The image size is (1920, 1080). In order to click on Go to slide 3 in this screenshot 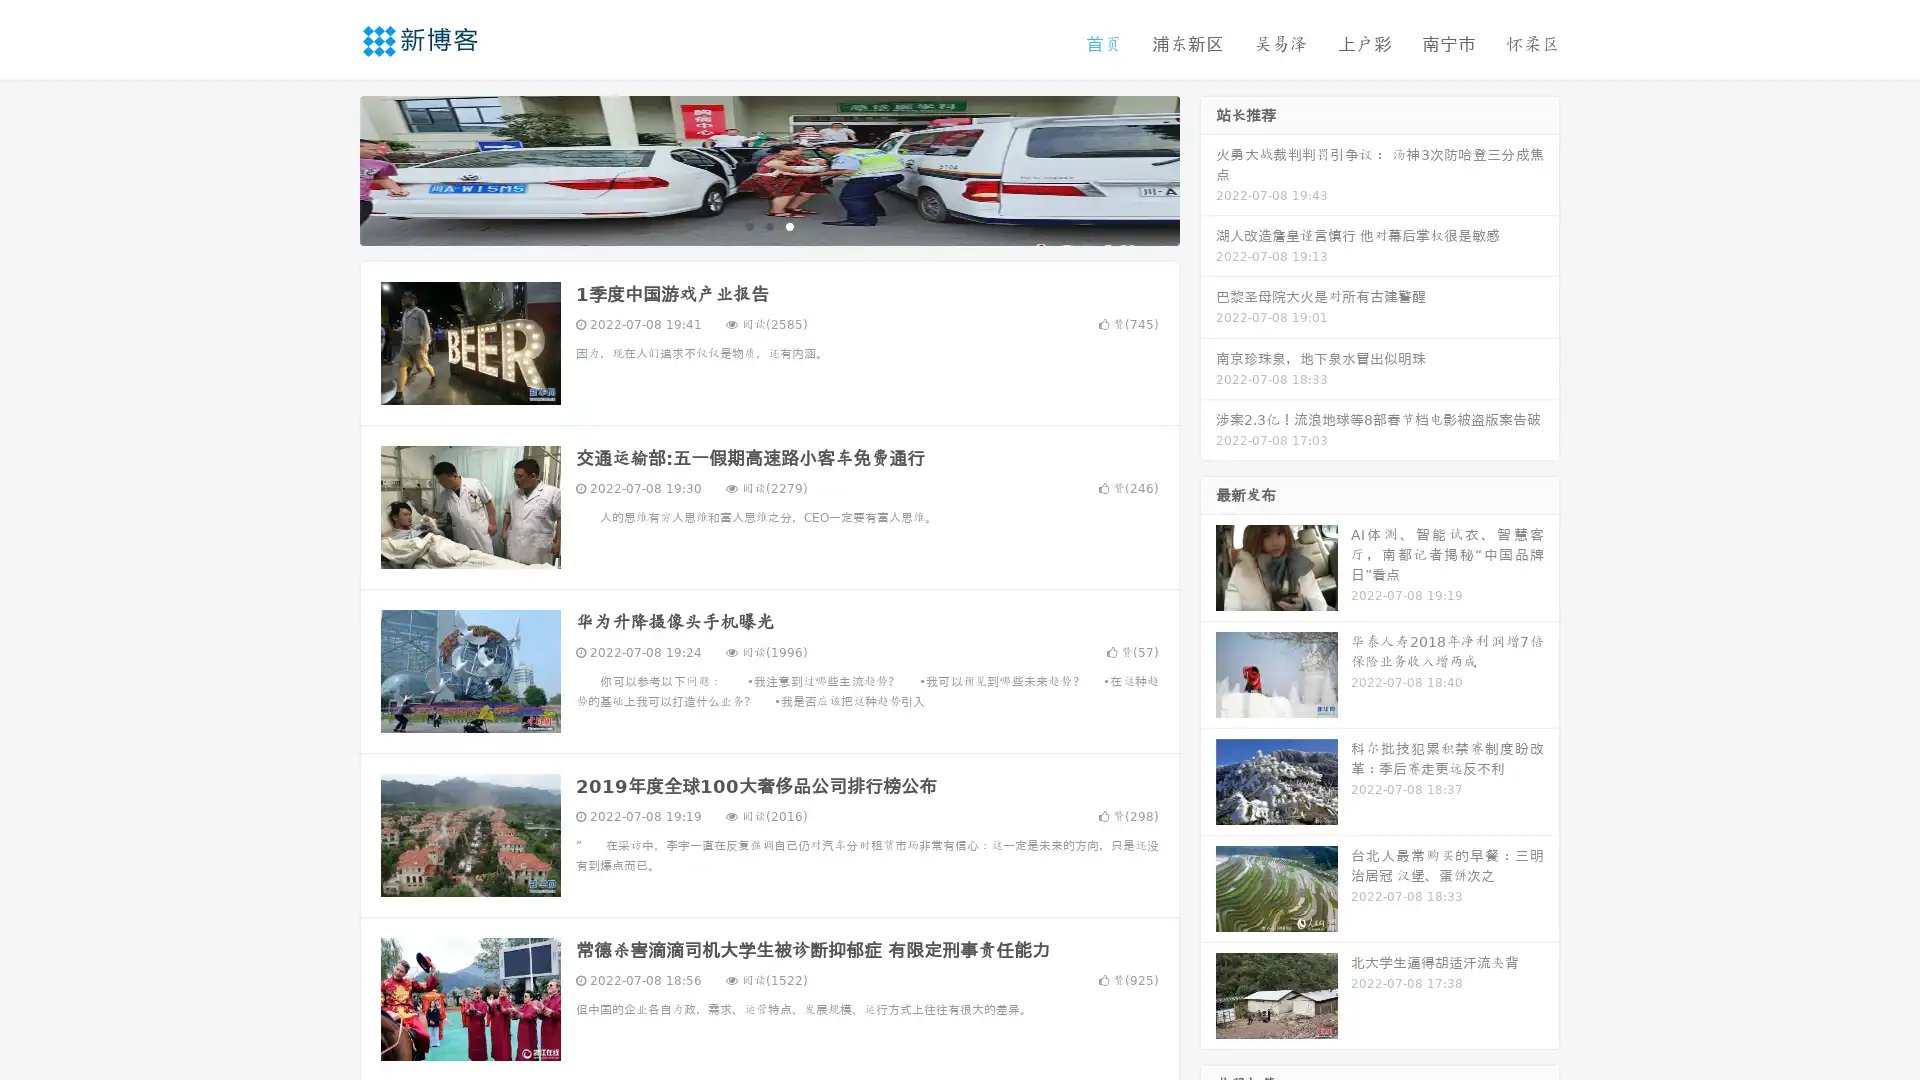, I will do `click(789, 225)`.